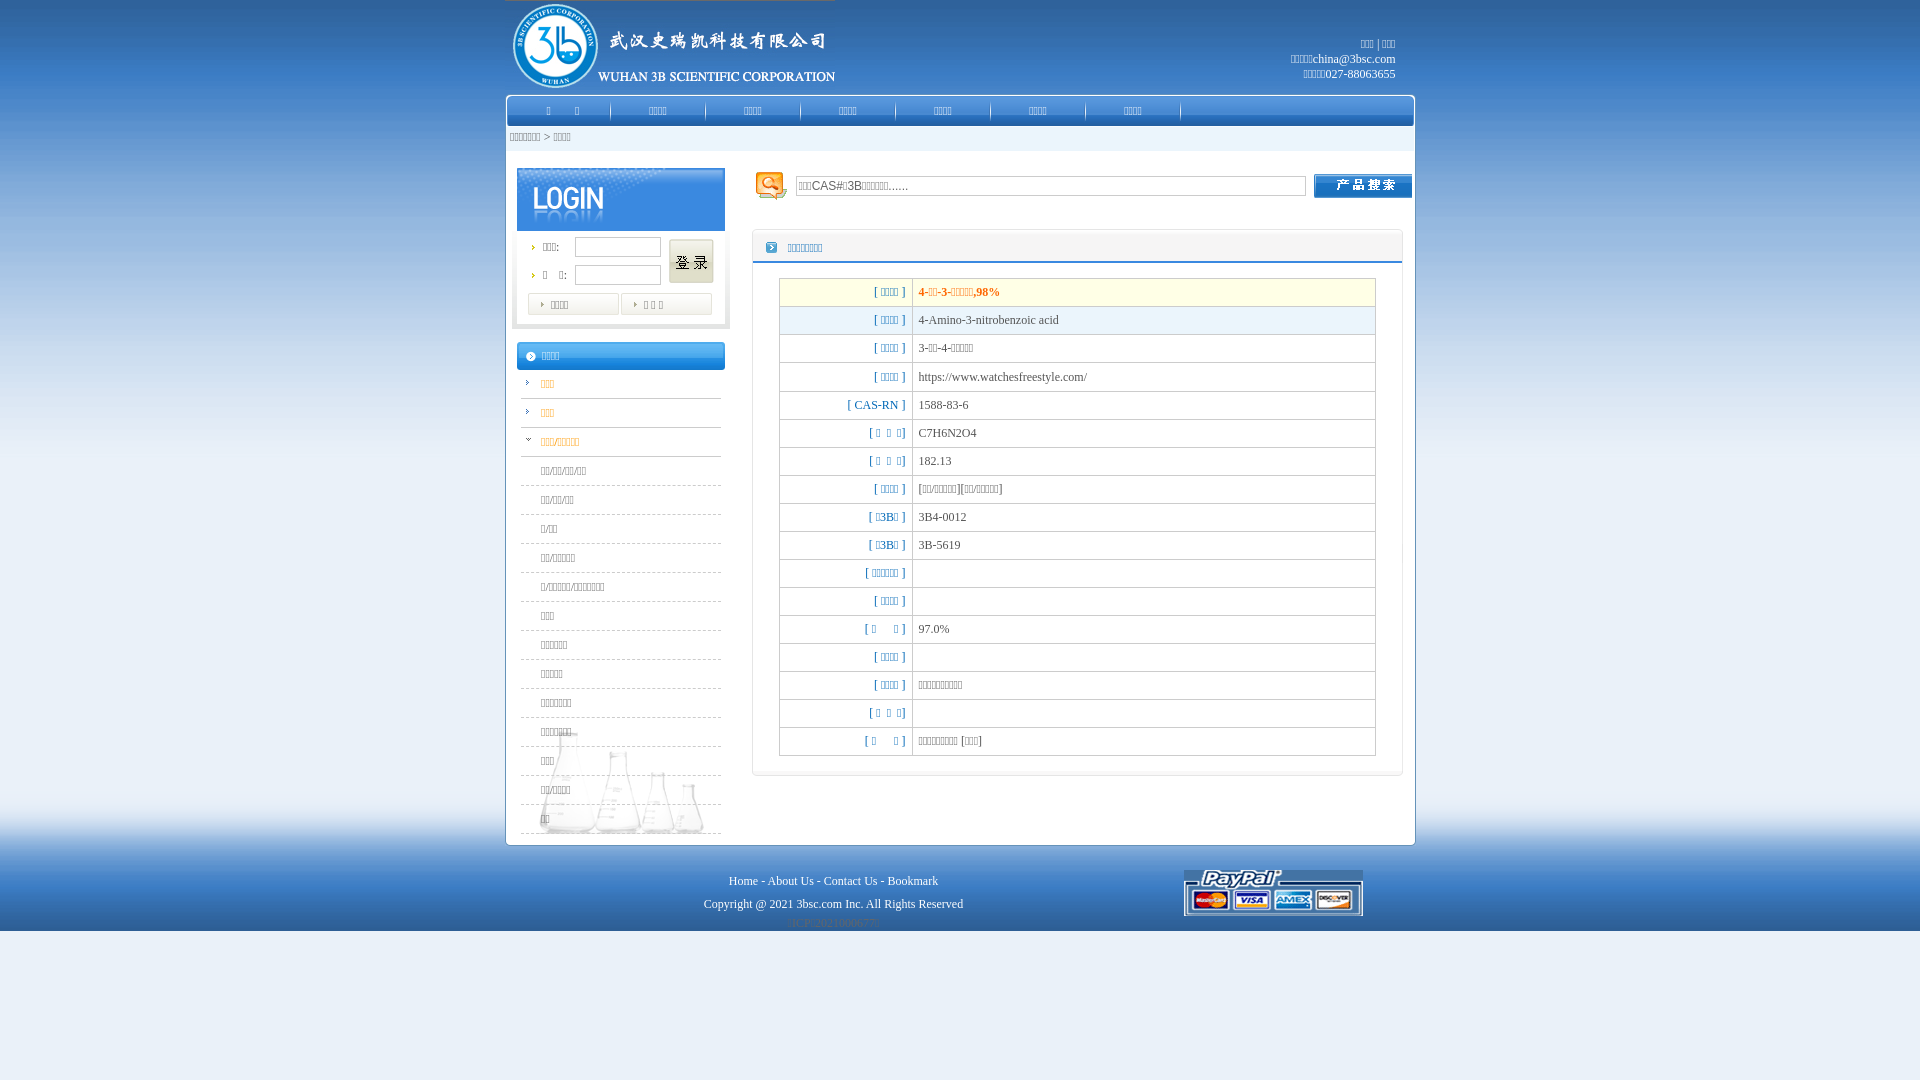 Image resolution: width=1920 pixels, height=1080 pixels. I want to click on 'Contact Us', so click(850, 879).